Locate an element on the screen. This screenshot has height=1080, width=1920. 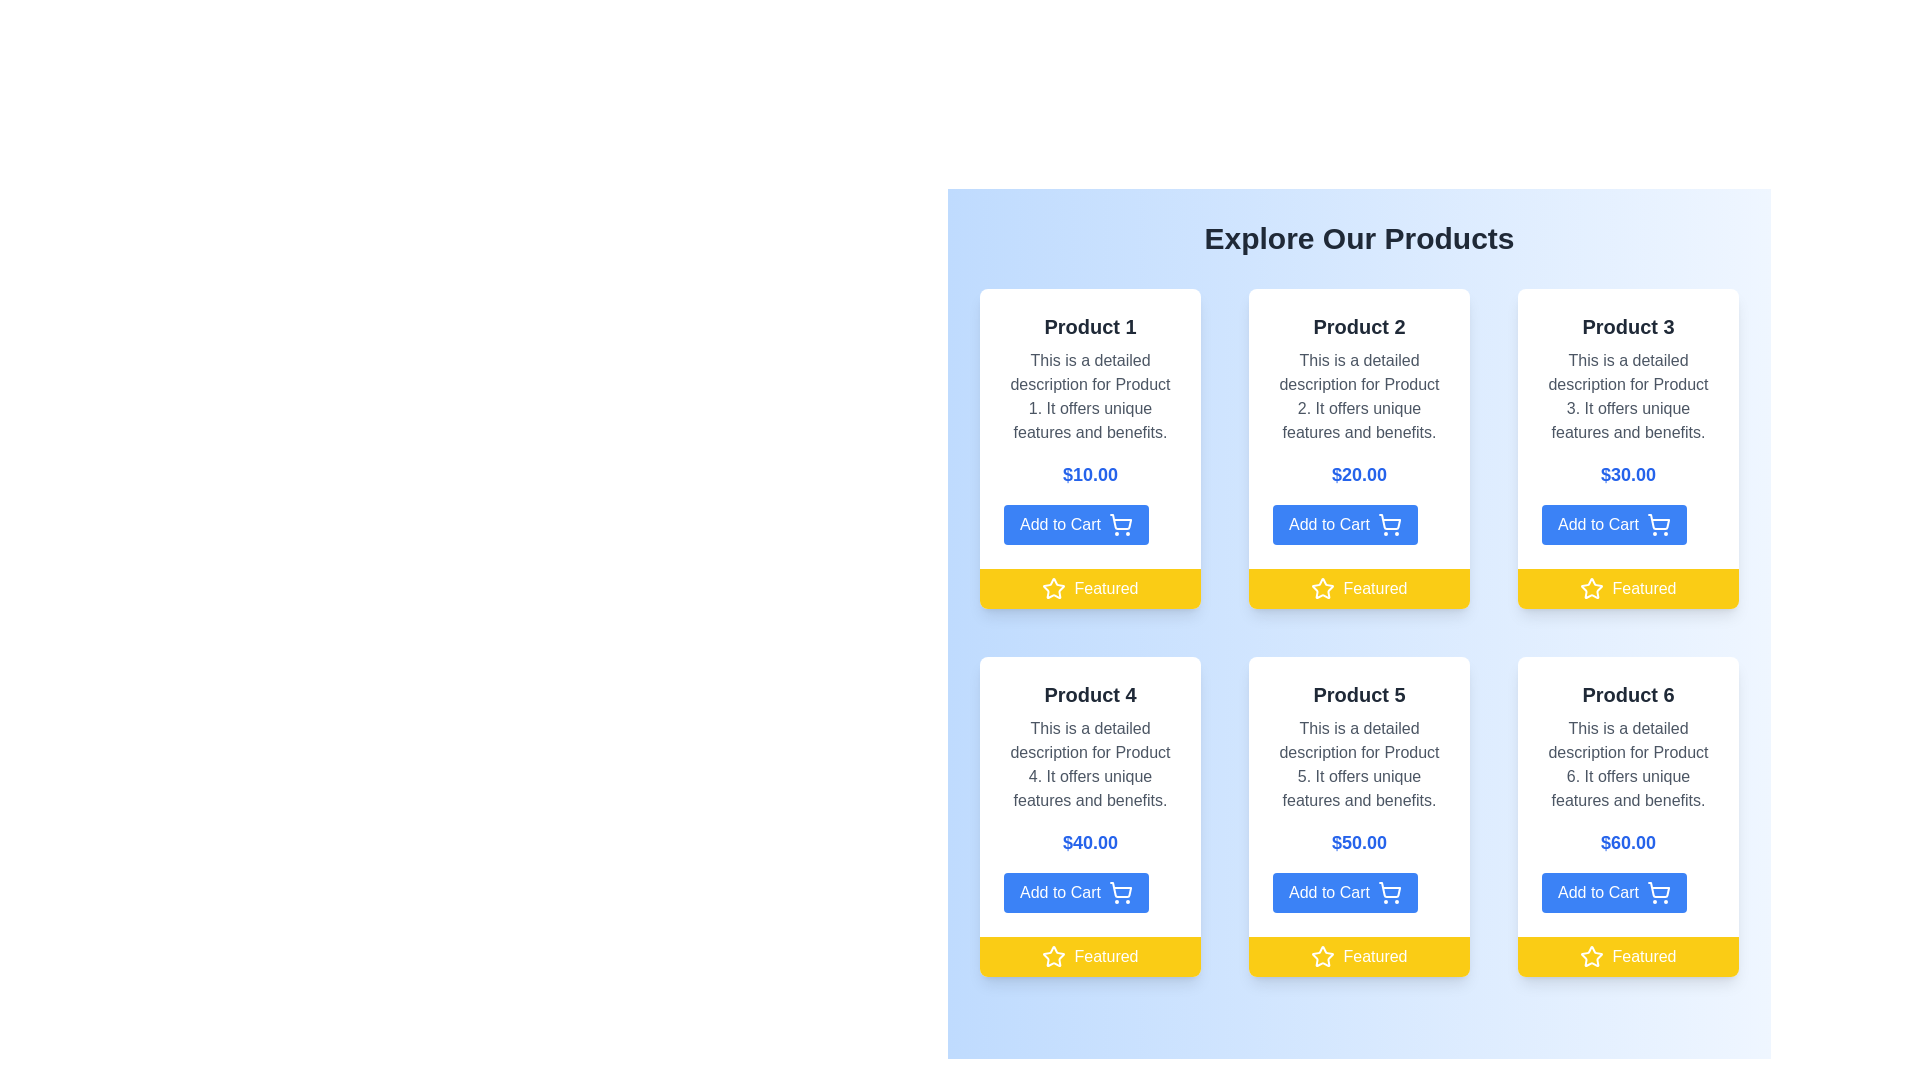
the Label with a bright yellow background, a white star icon, and the text 'Featured' located at the bottom center of the 'Product 6' card, just below the 'Add to Cart' button is located at coordinates (1628, 955).